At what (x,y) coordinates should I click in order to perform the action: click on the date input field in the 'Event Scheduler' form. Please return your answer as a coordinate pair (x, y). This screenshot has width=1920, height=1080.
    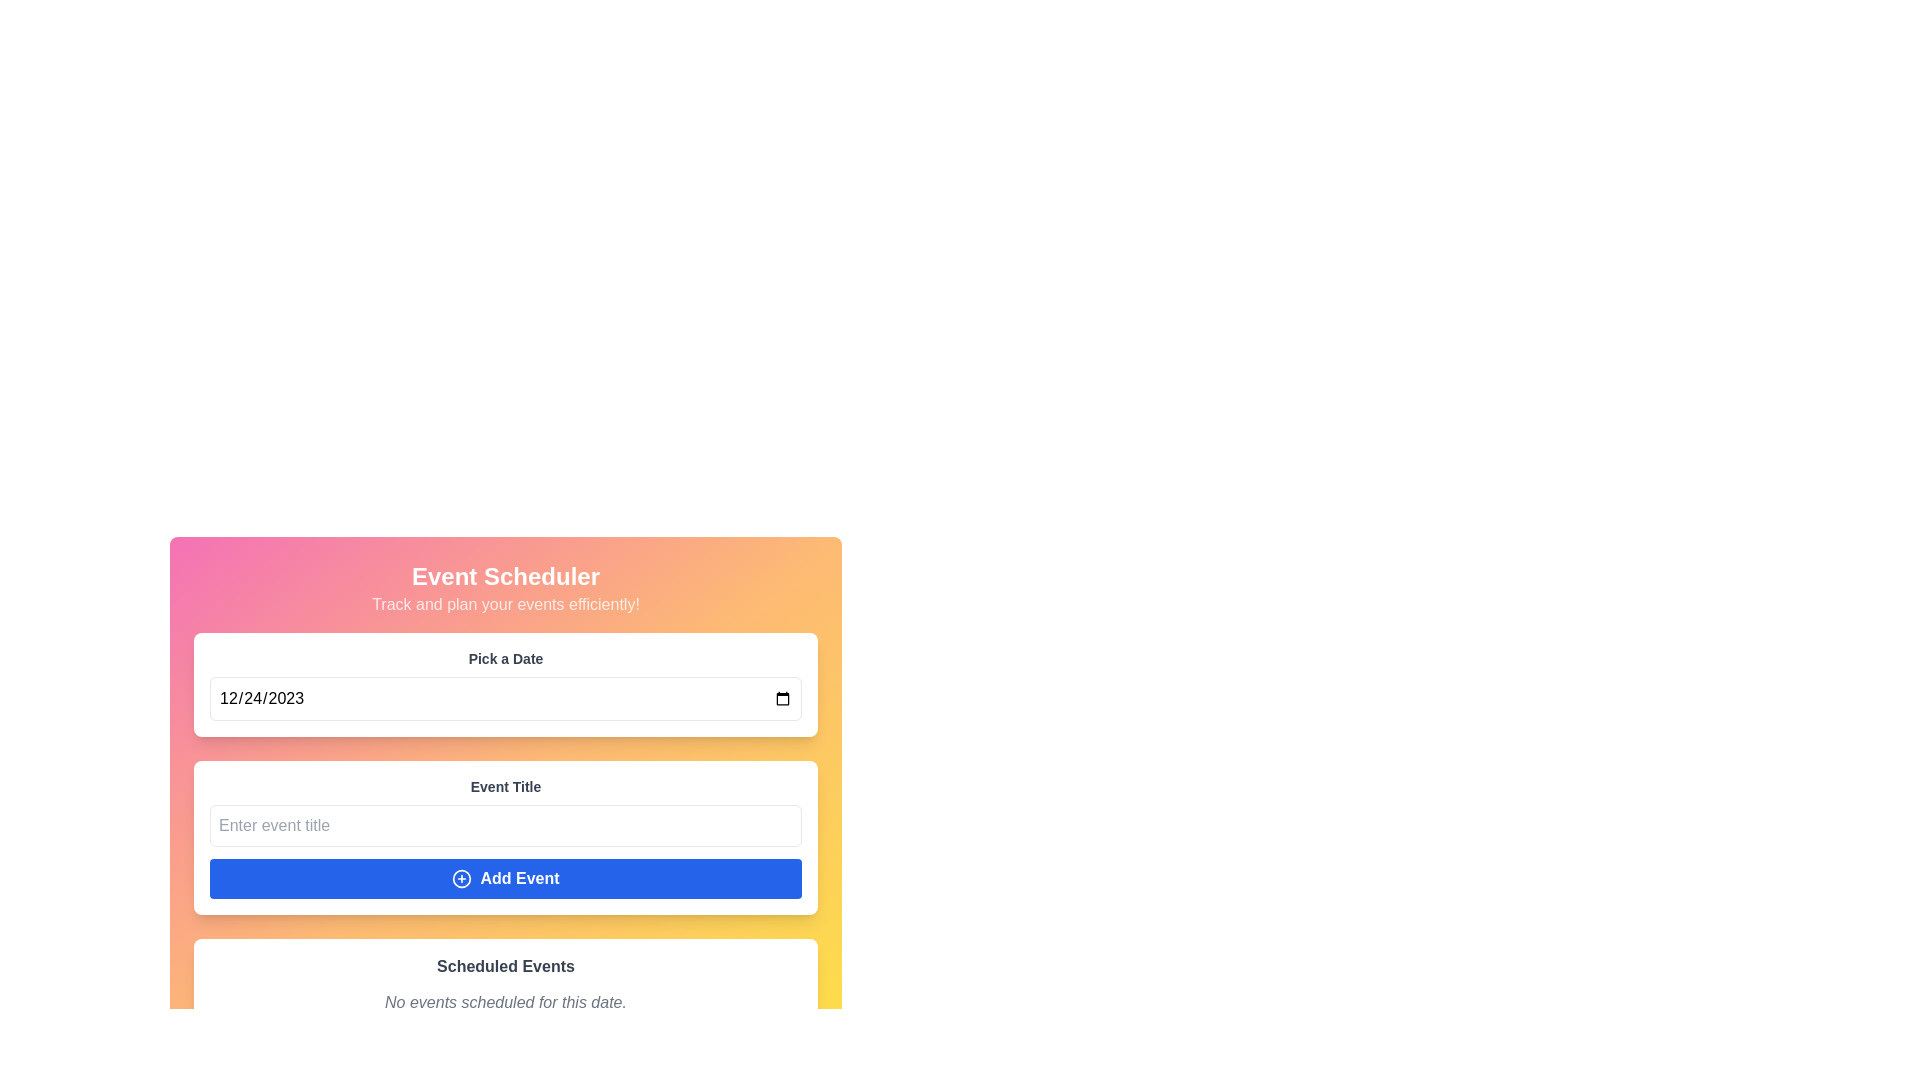
    Looking at the image, I should click on (505, 684).